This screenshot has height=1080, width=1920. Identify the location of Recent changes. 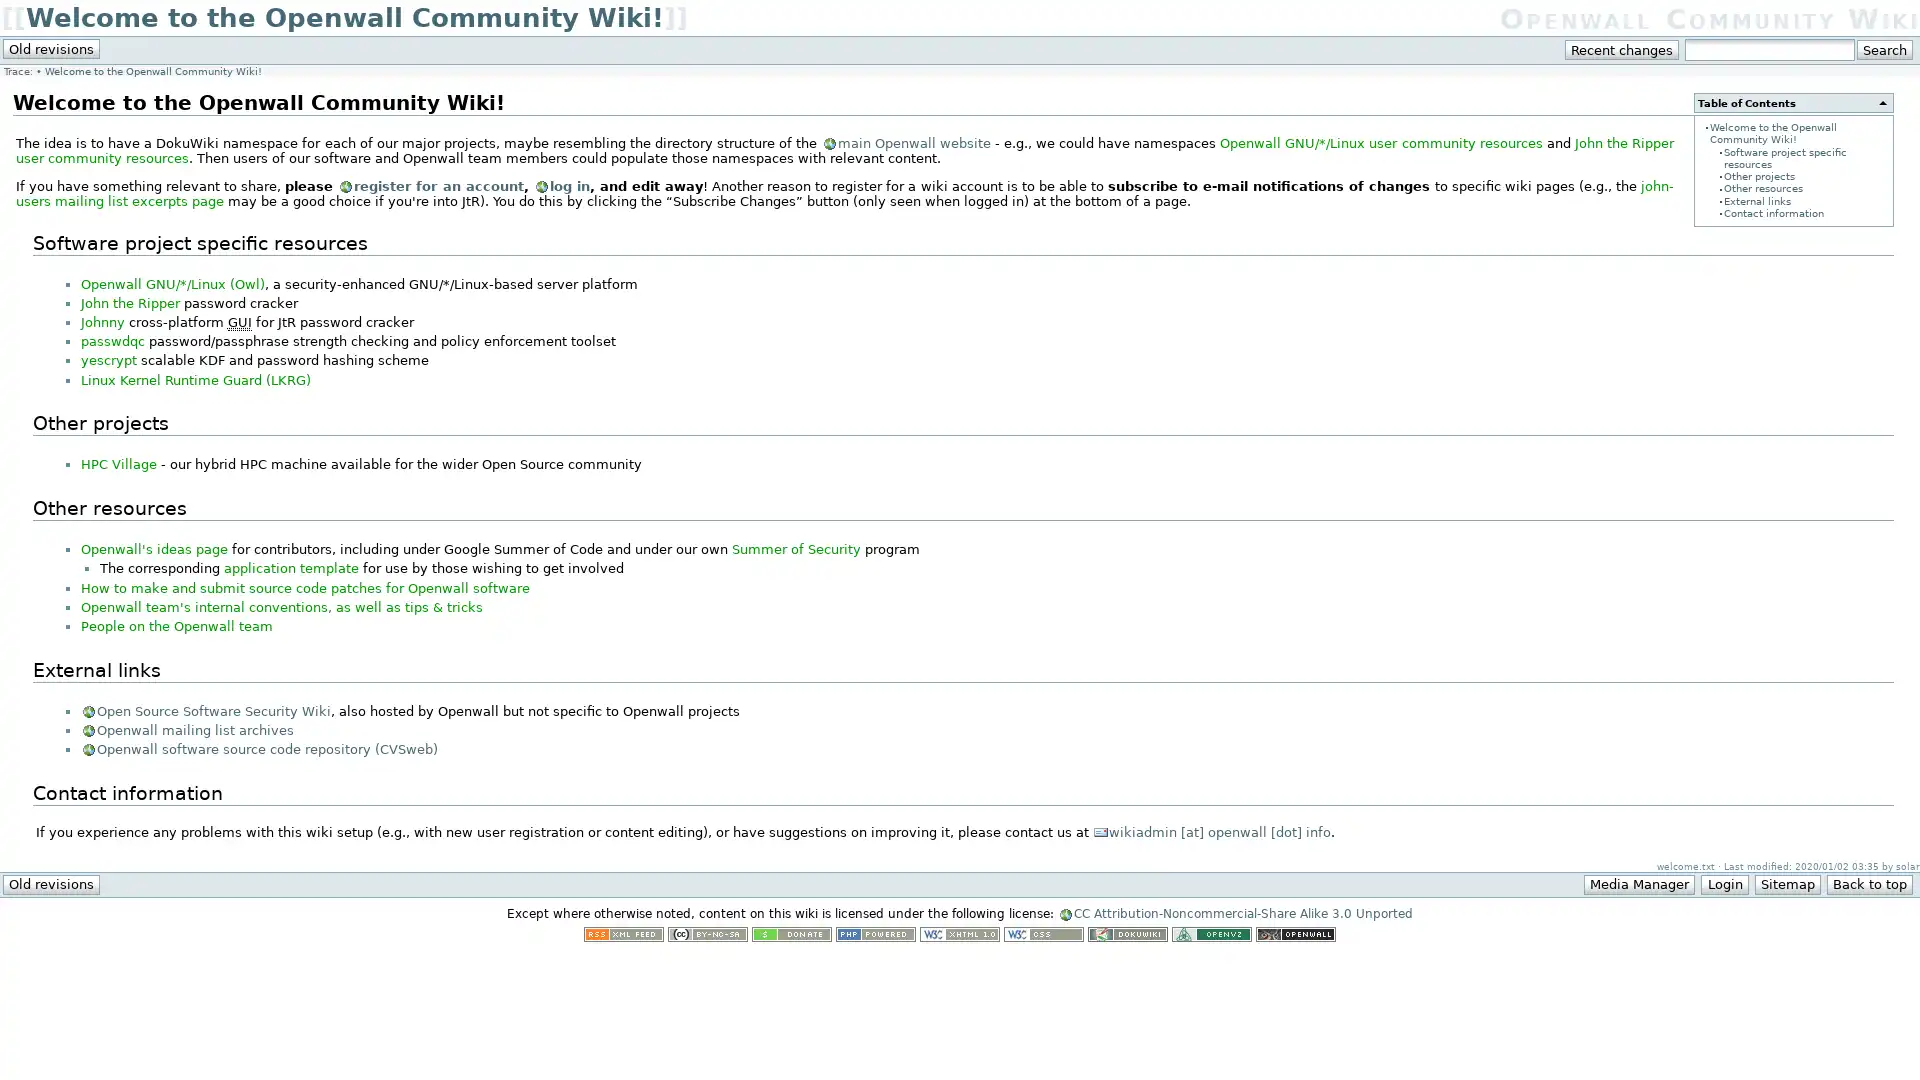
(1622, 49).